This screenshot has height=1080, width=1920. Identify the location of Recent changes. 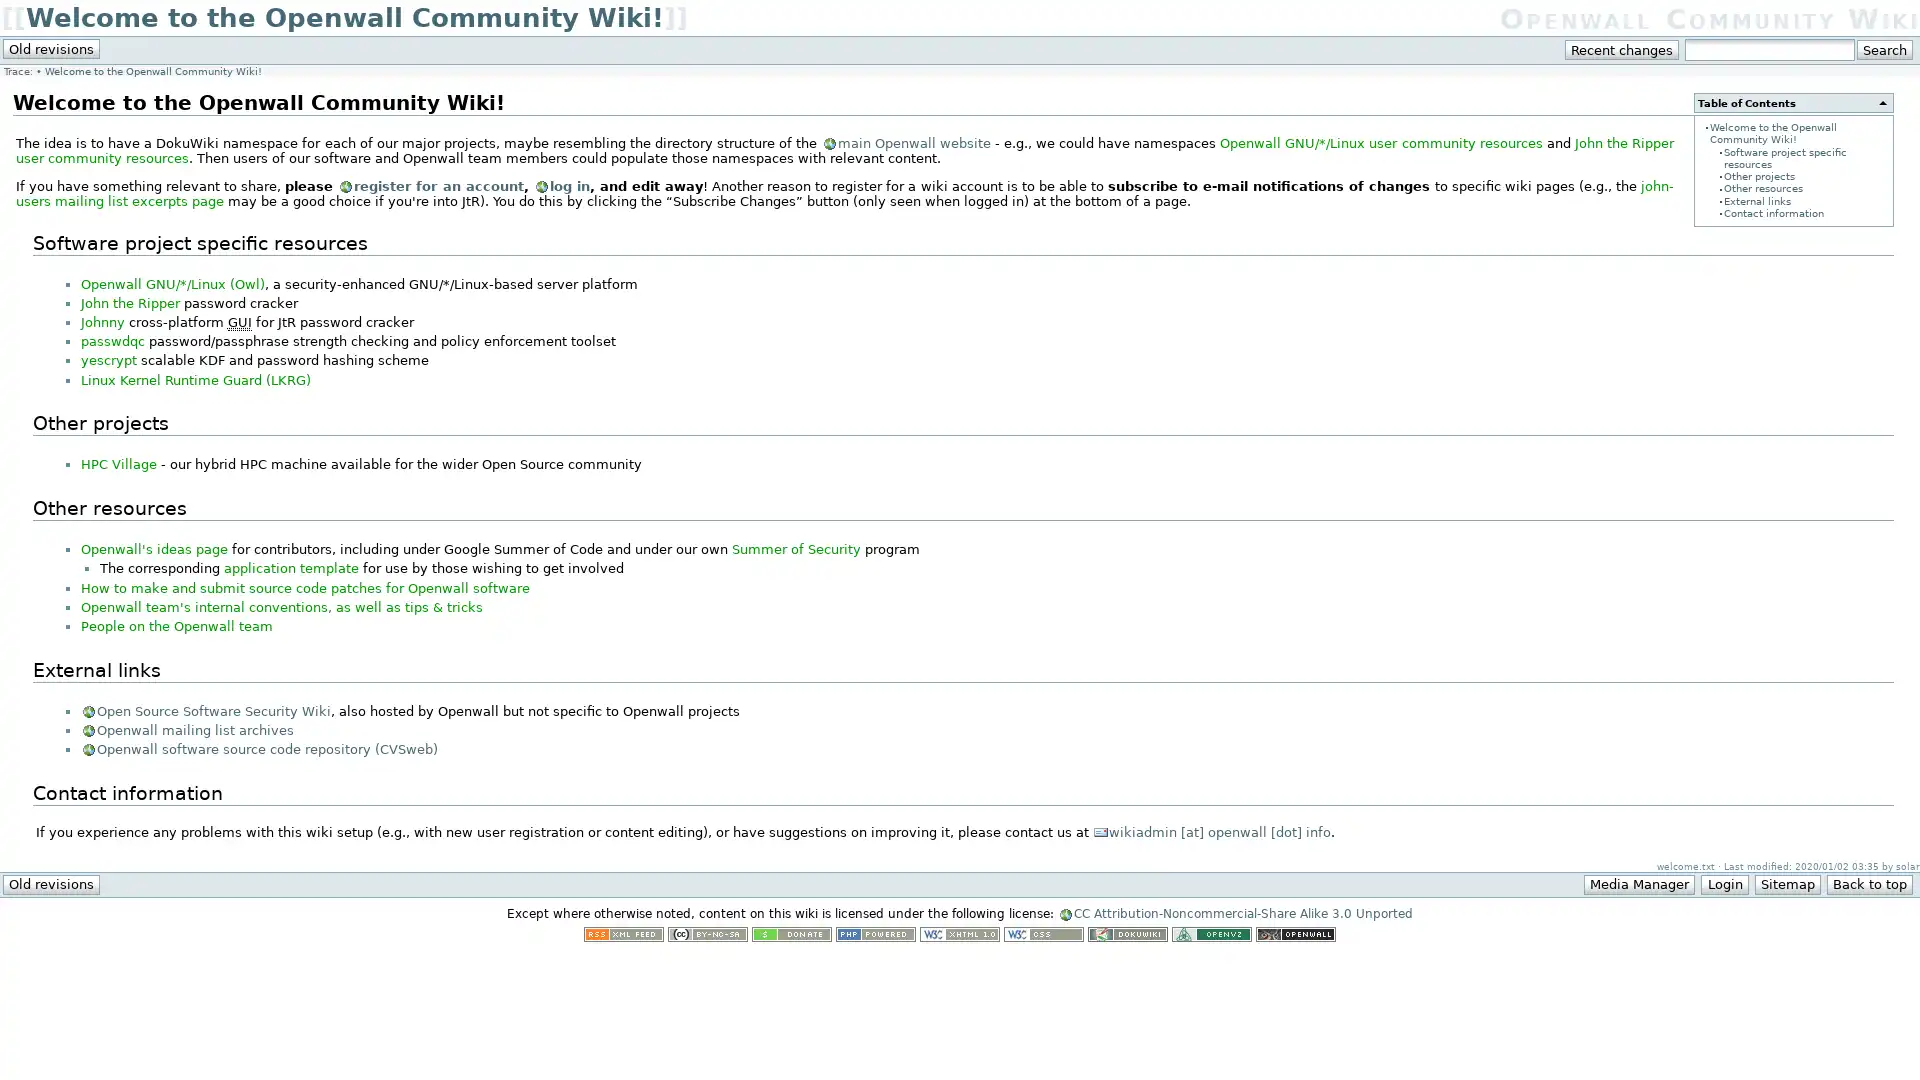
(1622, 49).